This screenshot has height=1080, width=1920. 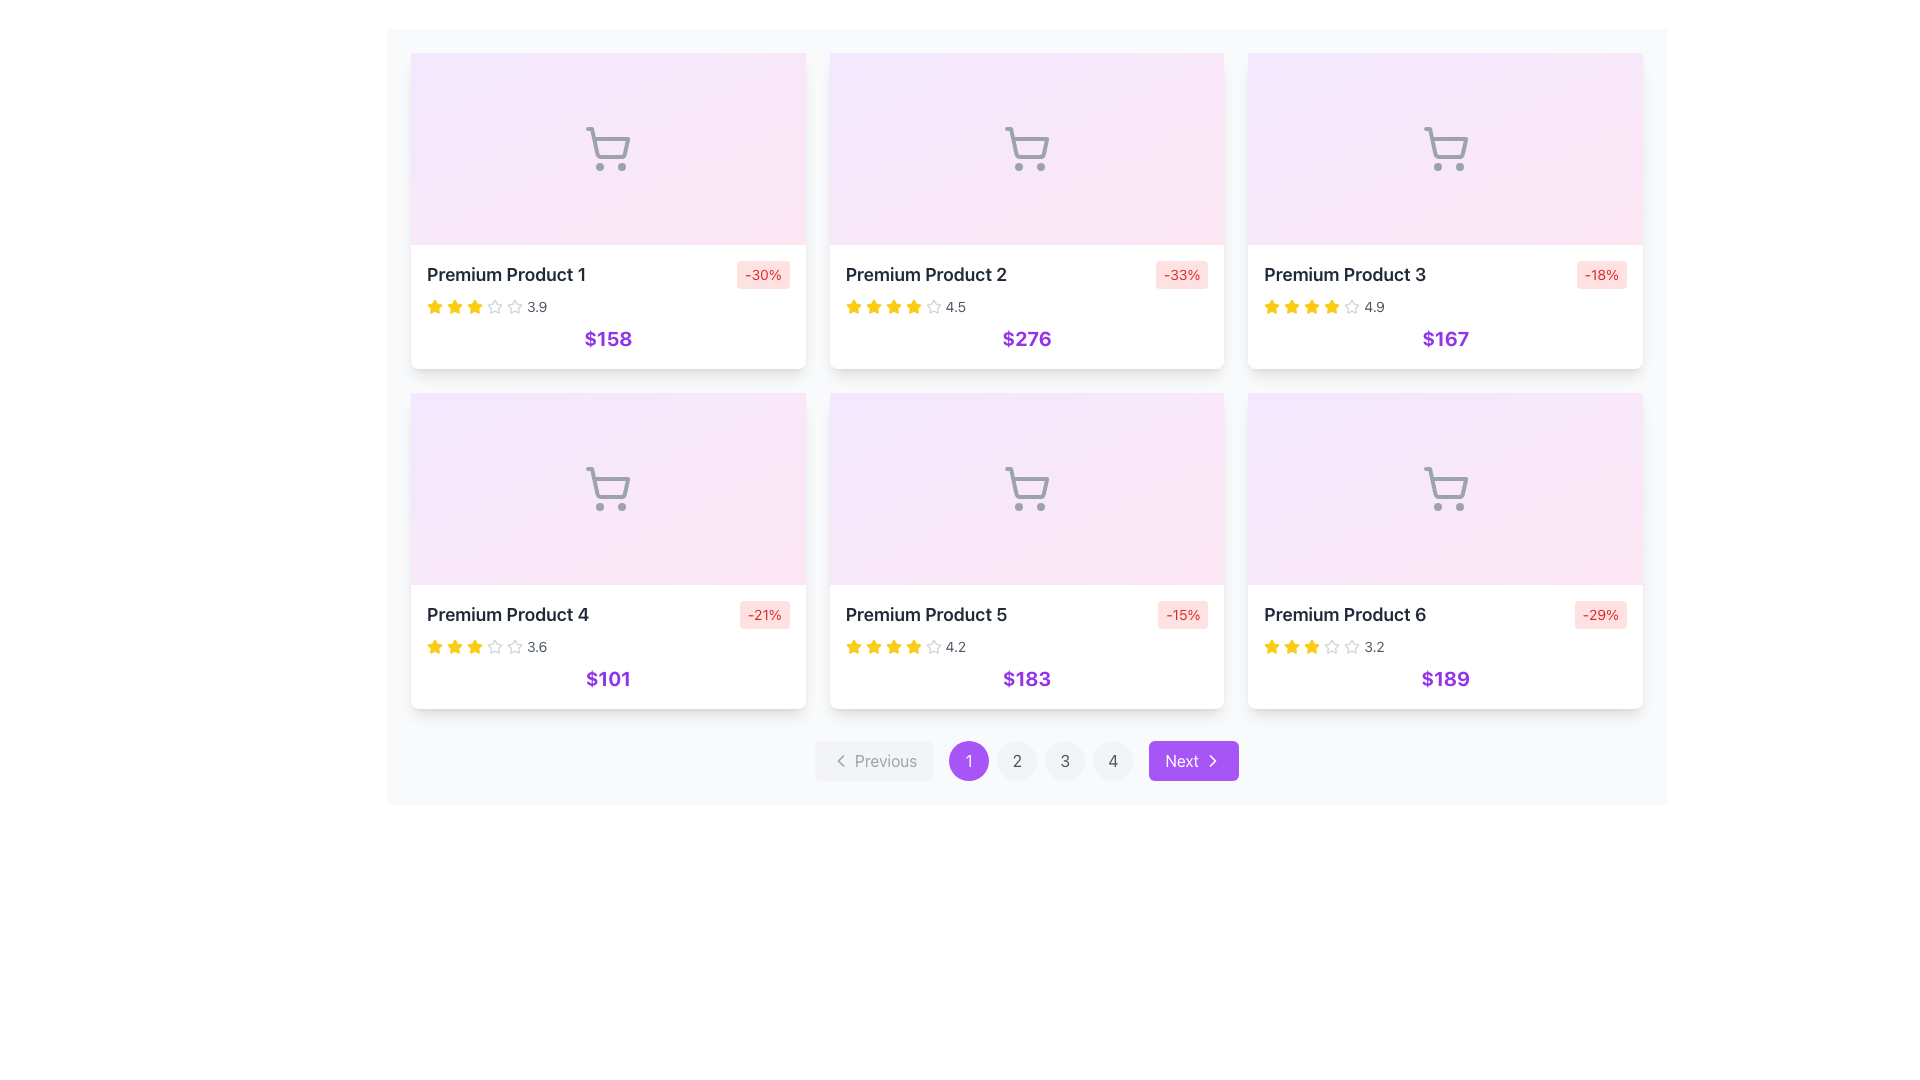 What do you see at coordinates (1064, 760) in the screenshot?
I see `the circular button with a white background and a gray numeral '3' to change its appearance to purple` at bounding box center [1064, 760].